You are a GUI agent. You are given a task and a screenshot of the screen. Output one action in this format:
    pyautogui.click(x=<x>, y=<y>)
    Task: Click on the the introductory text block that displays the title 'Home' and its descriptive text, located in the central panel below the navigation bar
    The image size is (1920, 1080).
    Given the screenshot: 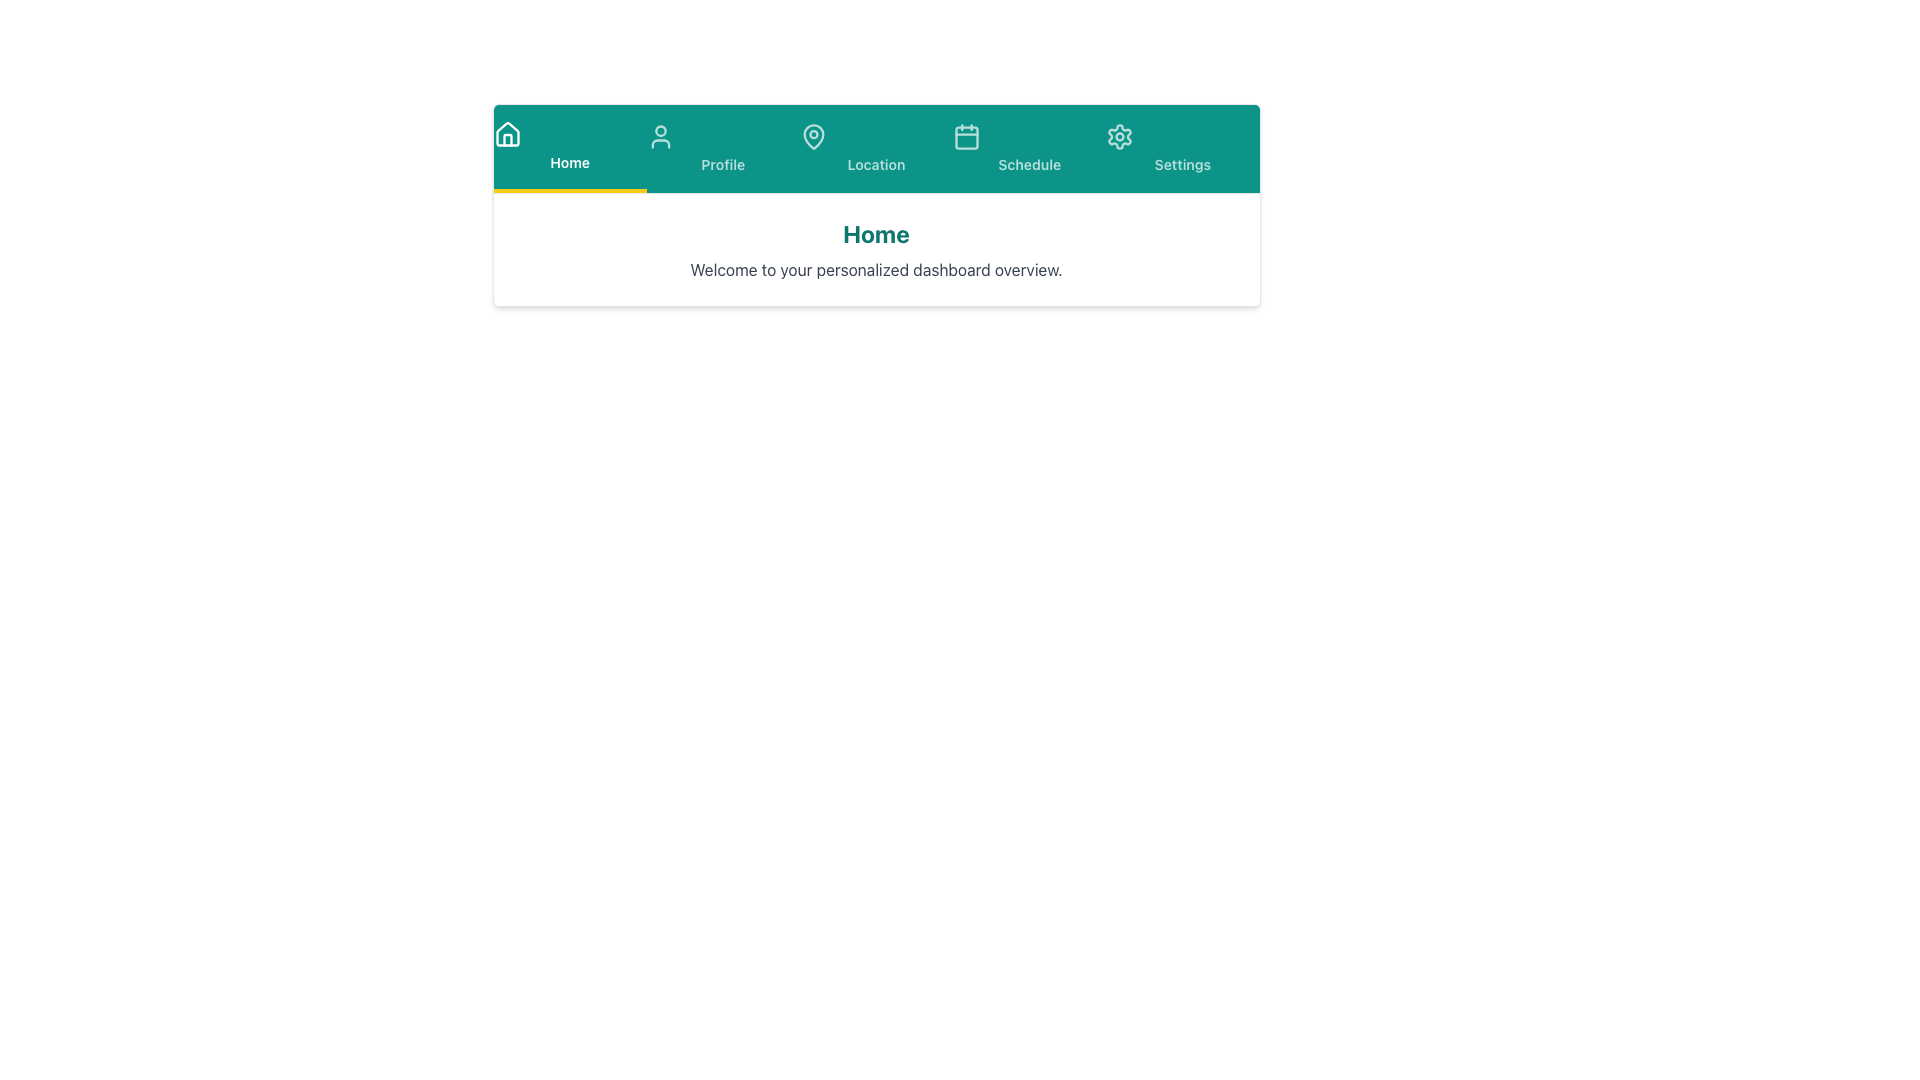 What is the action you would take?
    pyautogui.click(x=876, y=249)
    